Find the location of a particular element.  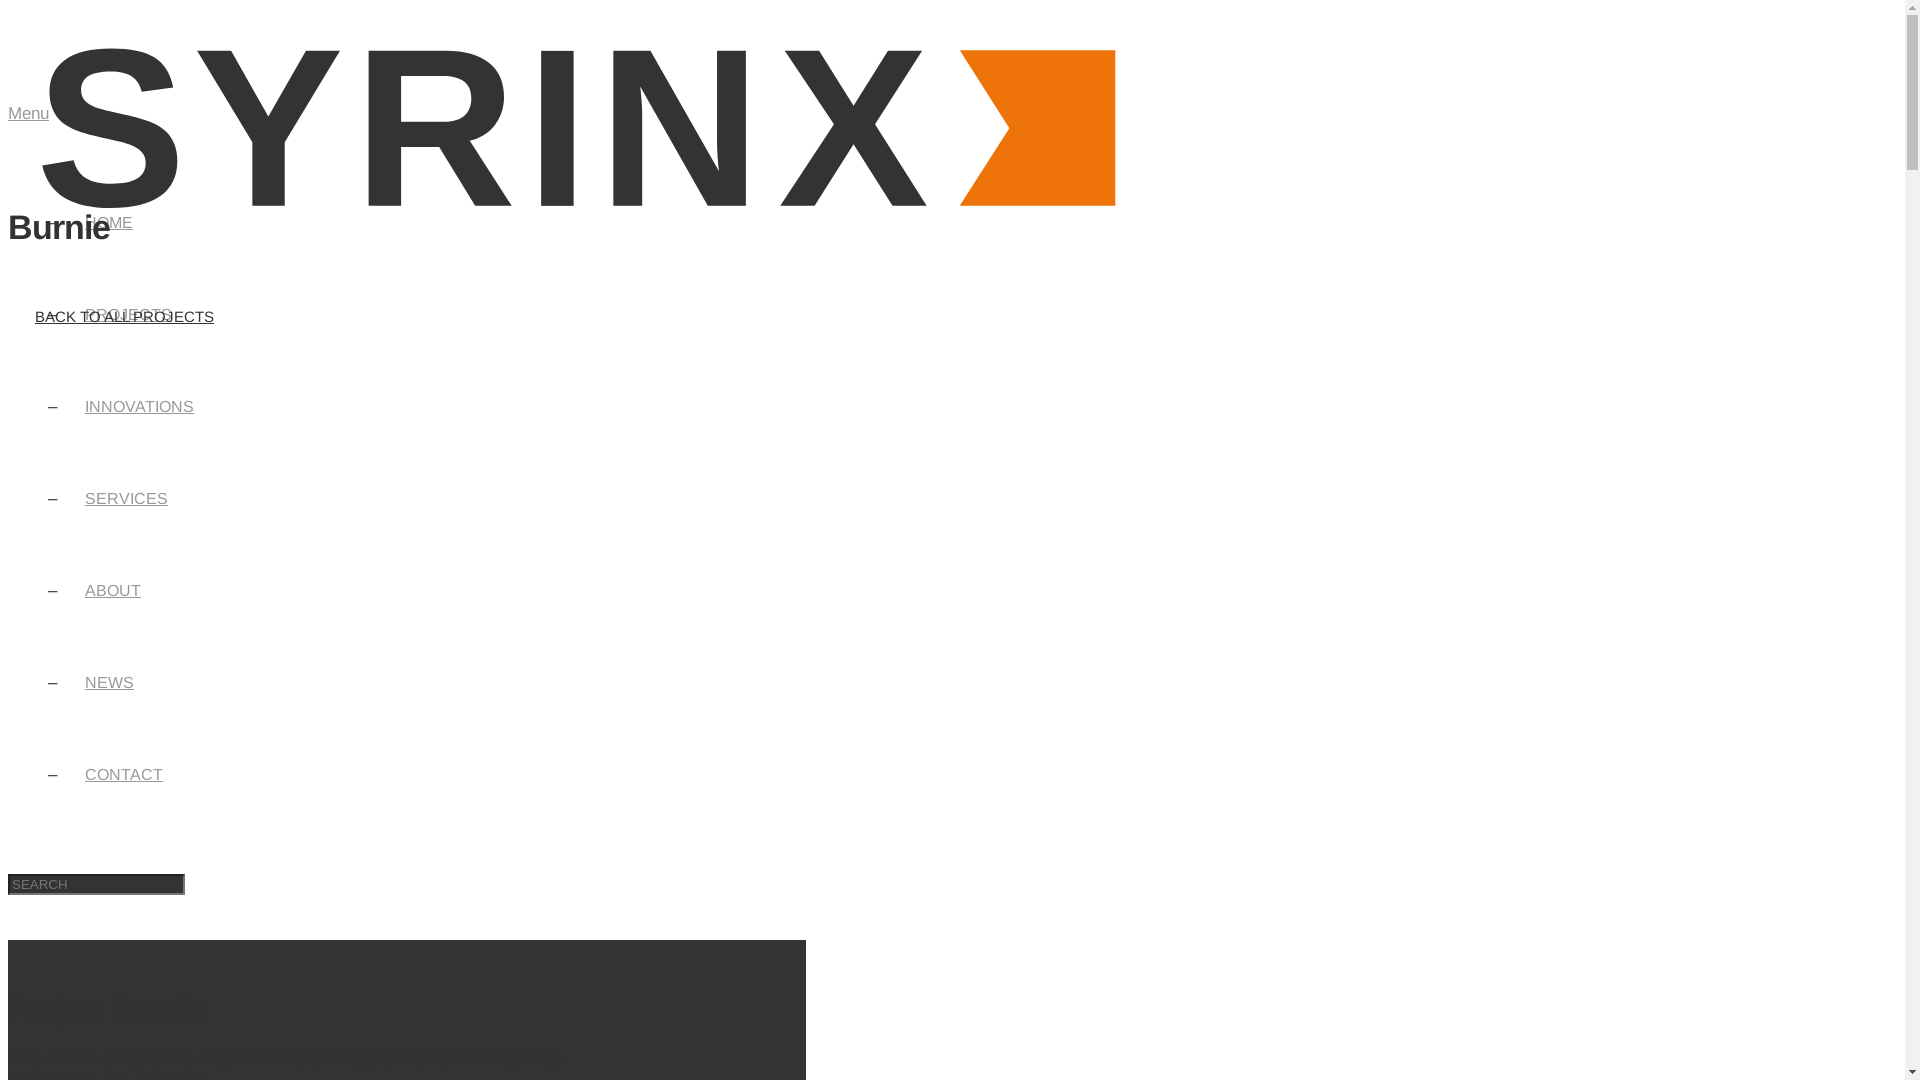

'ABOUT' is located at coordinates (112, 589).